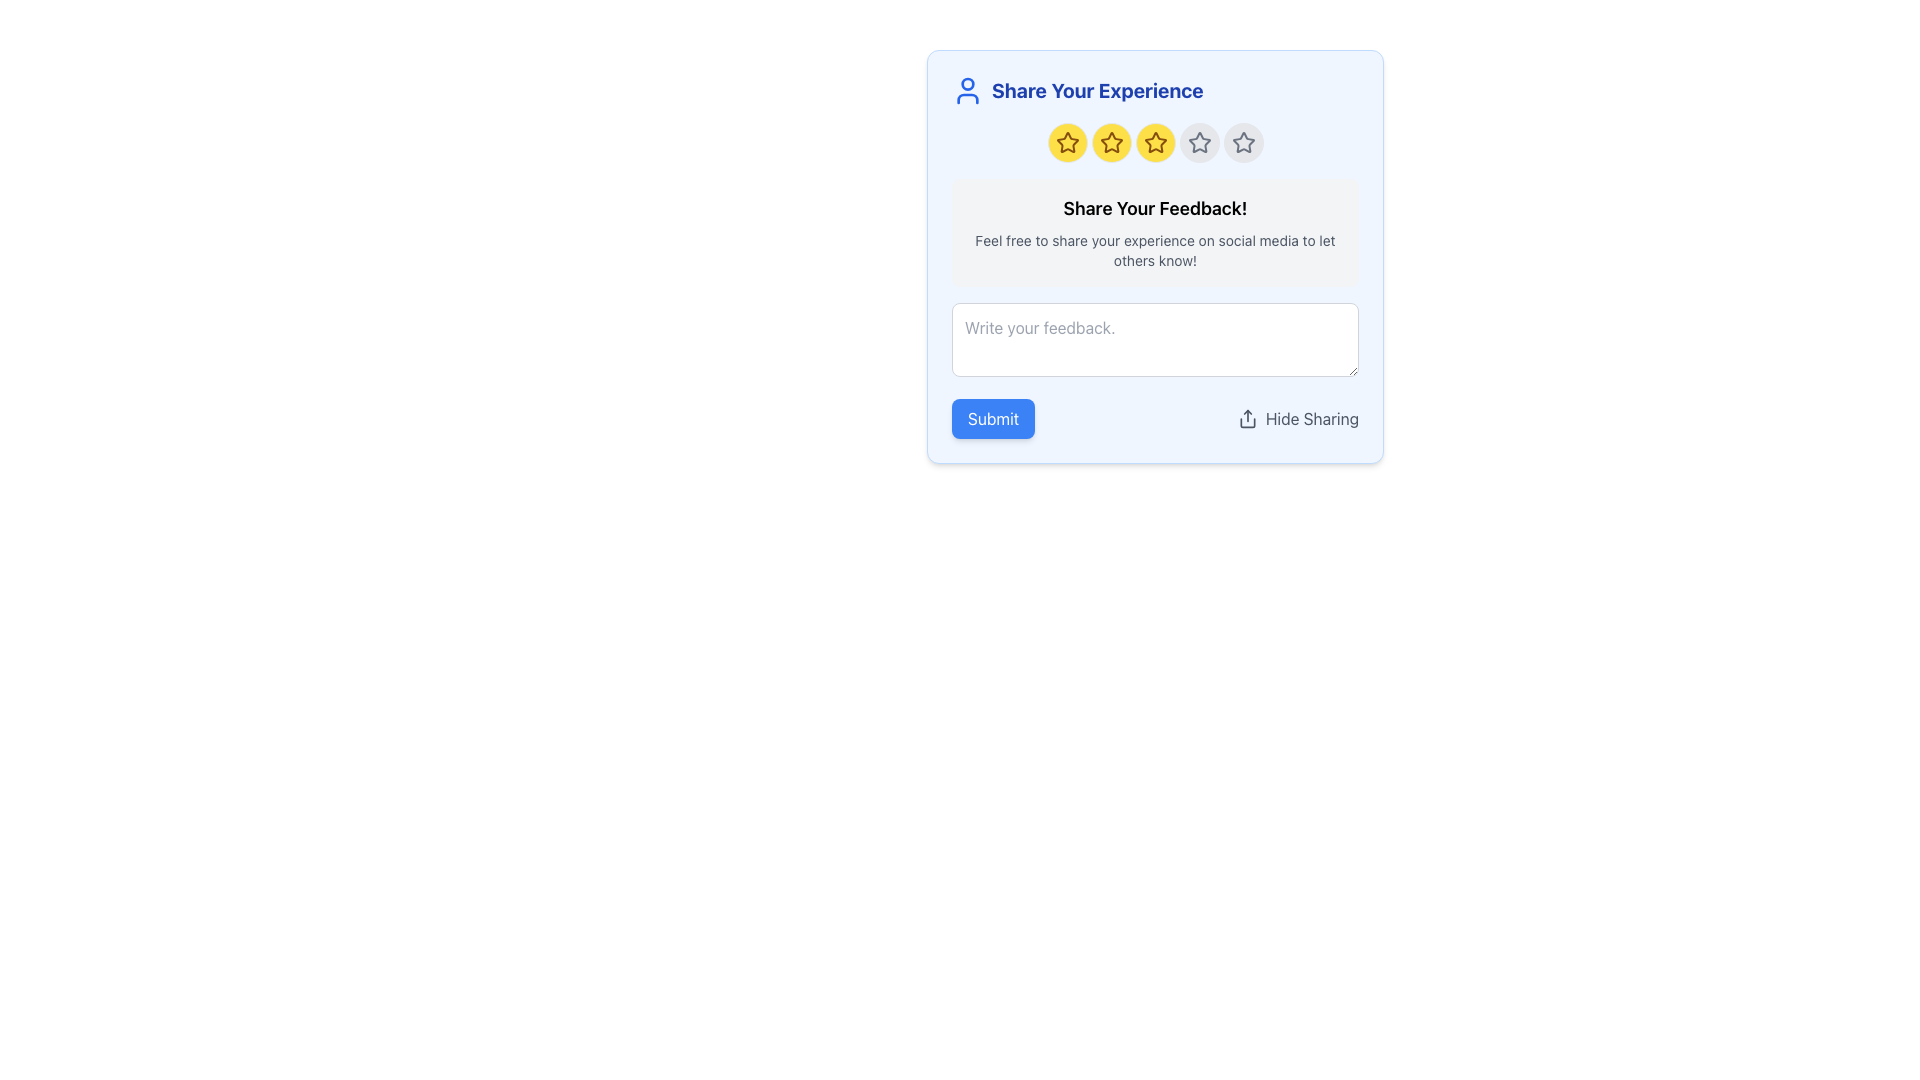 This screenshot has width=1920, height=1080. Describe the element at coordinates (1155, 141) in the screenshot. I see `the circular badge button with a yellow background and dark yellow star icon by navigating with the keyboard` at that location.